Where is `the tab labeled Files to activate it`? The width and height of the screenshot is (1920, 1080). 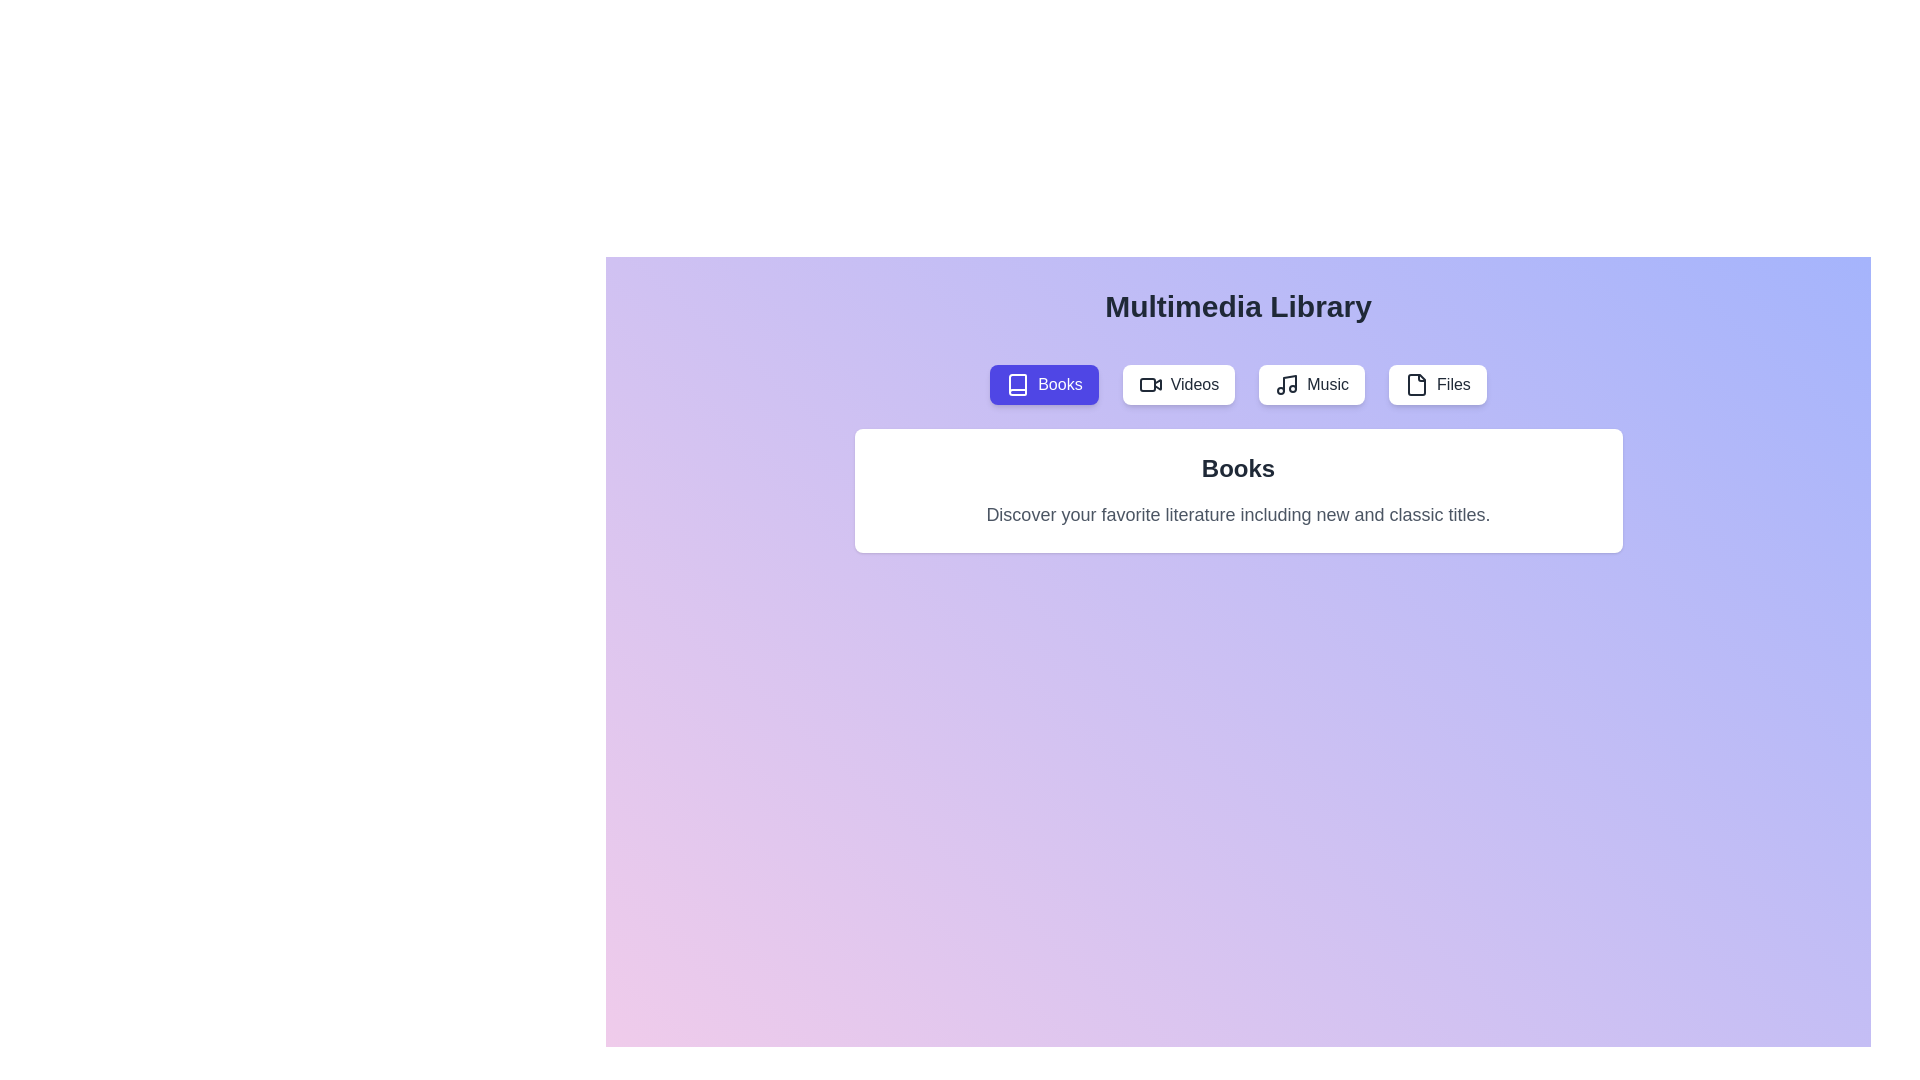
the tab labeled Files to activate it is located at coordinates (1435, 385).